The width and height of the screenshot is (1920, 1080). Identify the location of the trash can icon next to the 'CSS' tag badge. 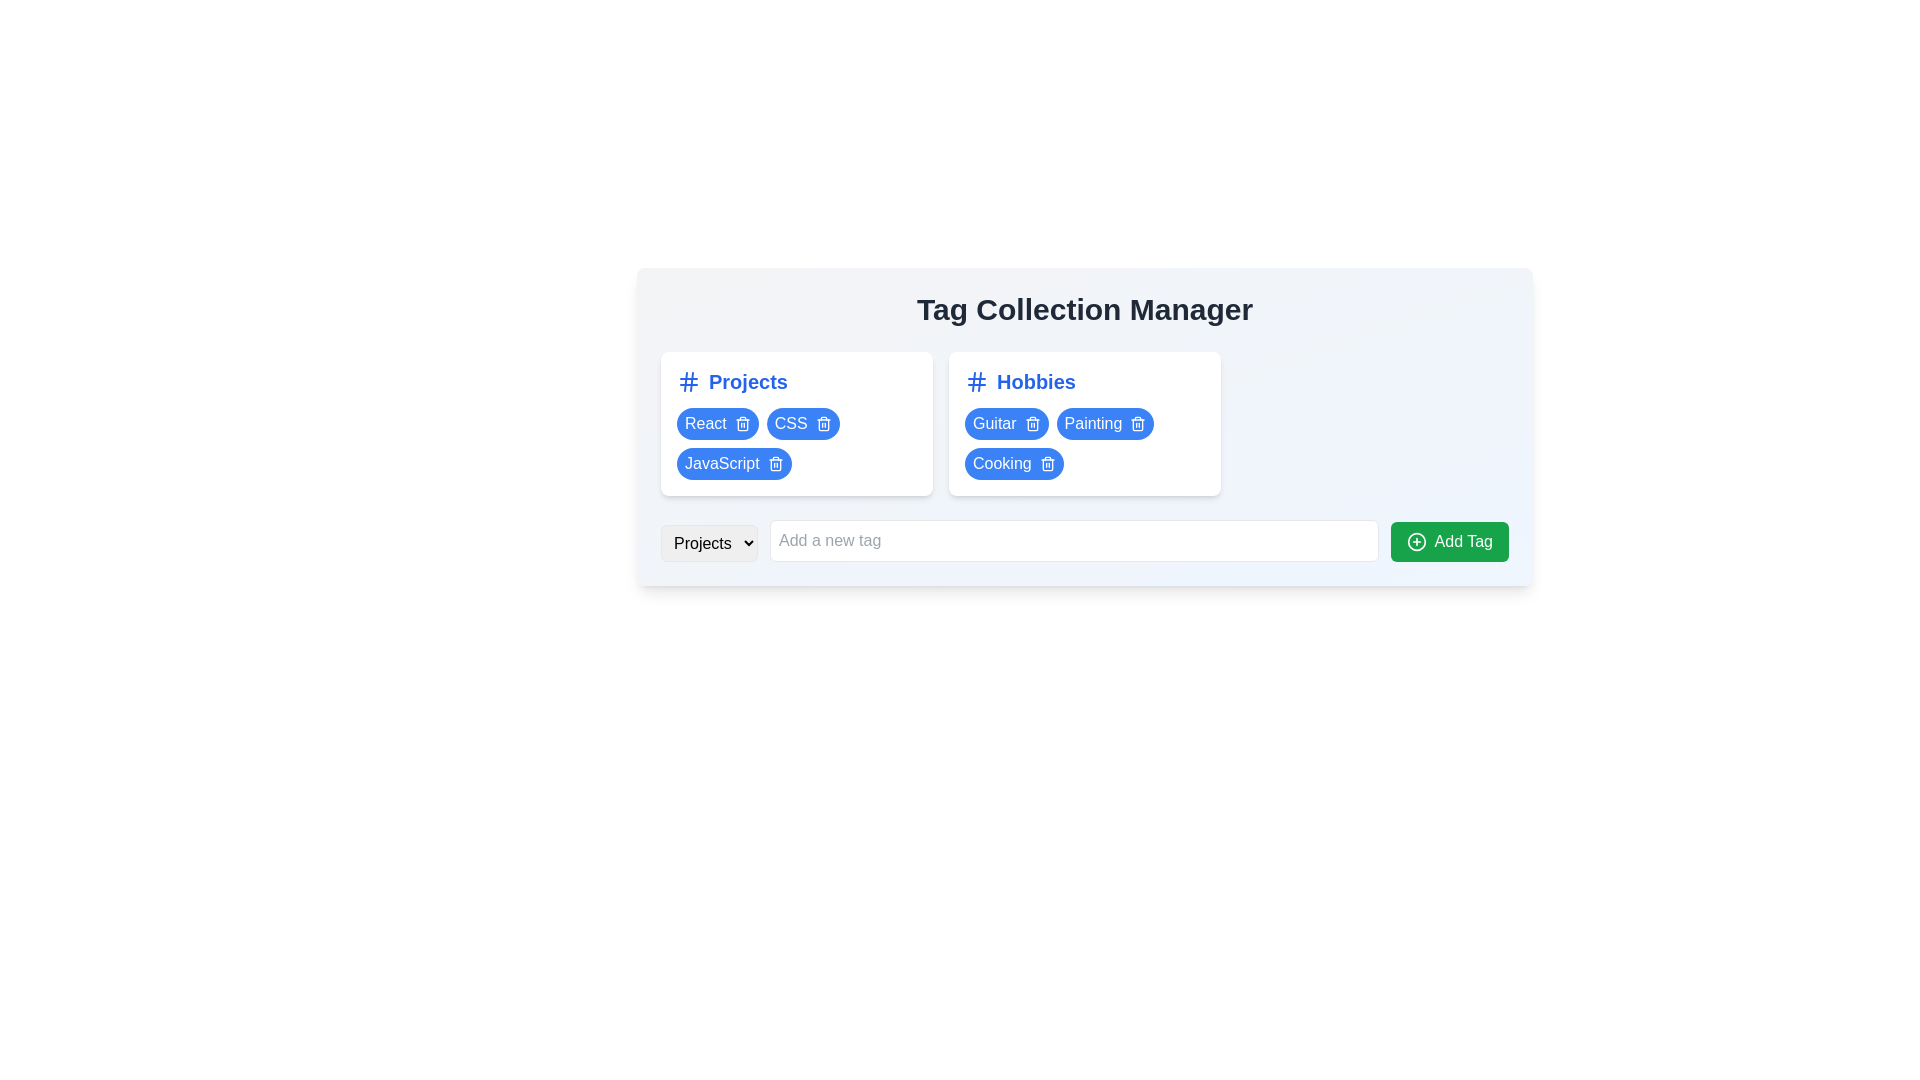
(803, 423).